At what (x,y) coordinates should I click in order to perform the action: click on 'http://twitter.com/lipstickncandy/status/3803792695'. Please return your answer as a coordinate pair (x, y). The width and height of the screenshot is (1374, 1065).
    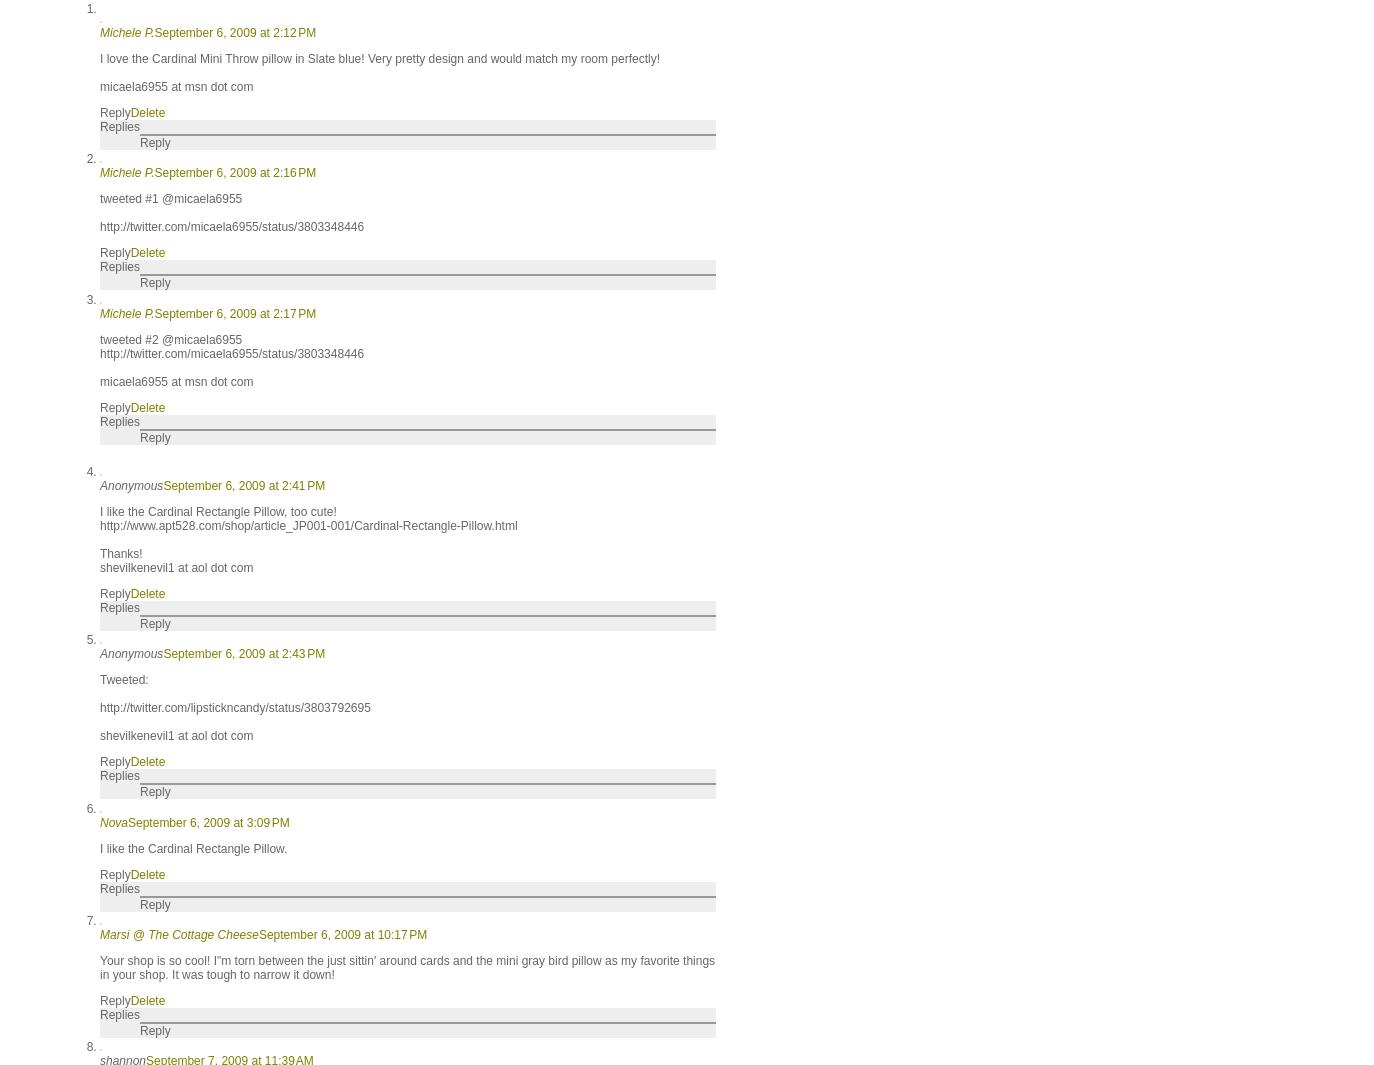
    Looking at the image, I should click on (233, 708).